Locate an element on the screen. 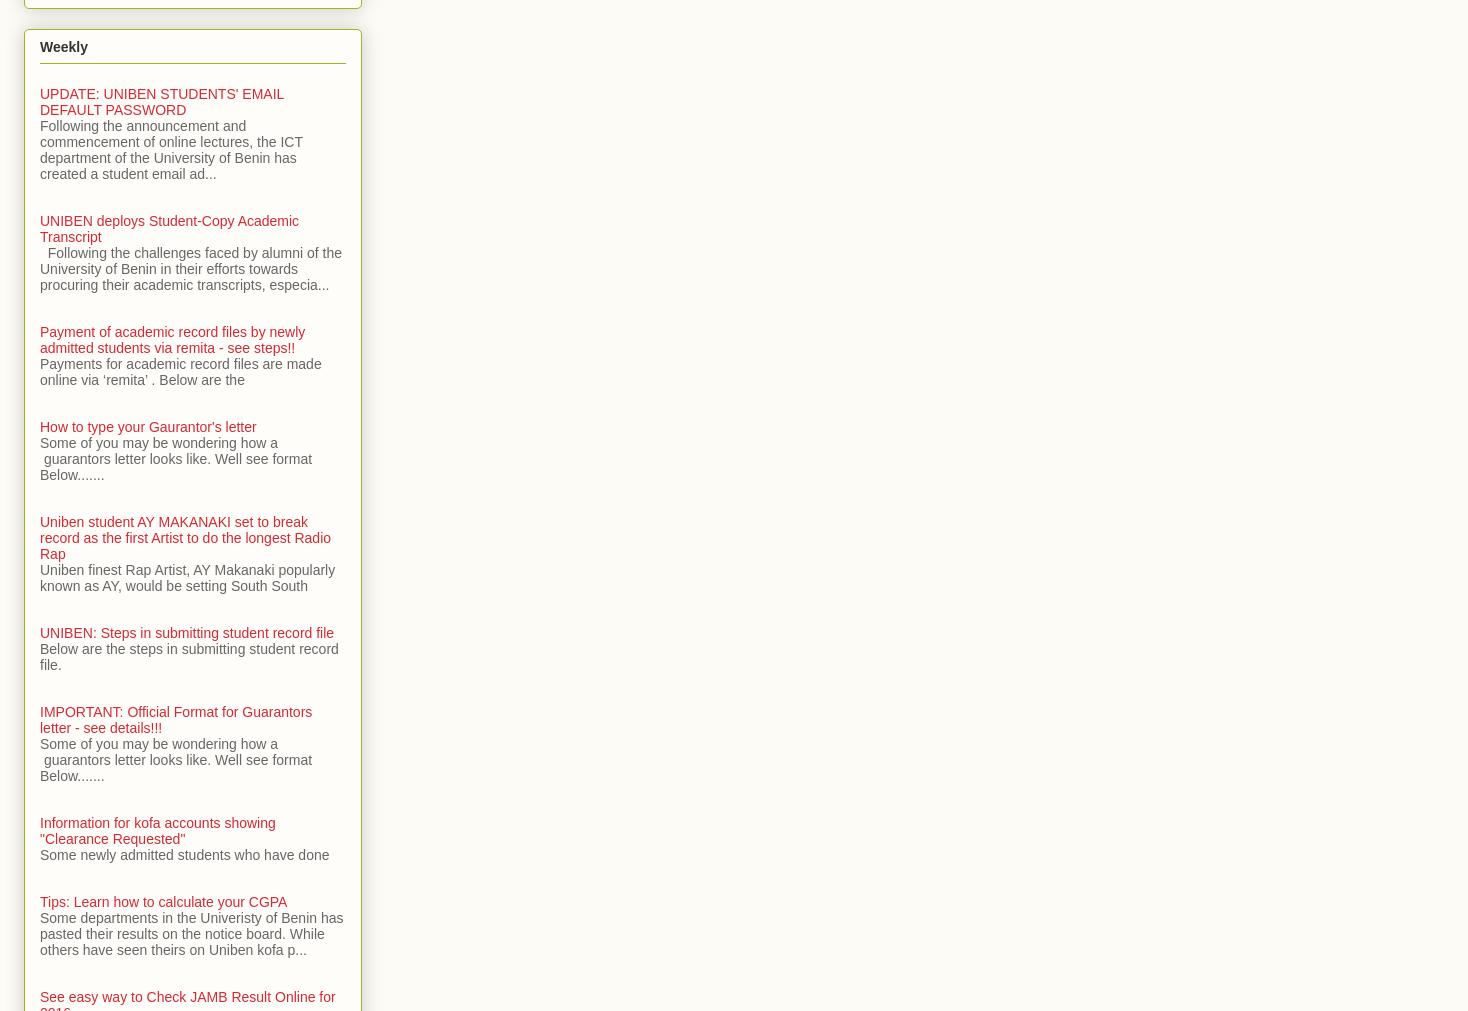  'Below are the steps in submitting student record file.' is located at coordinates (188, 656).